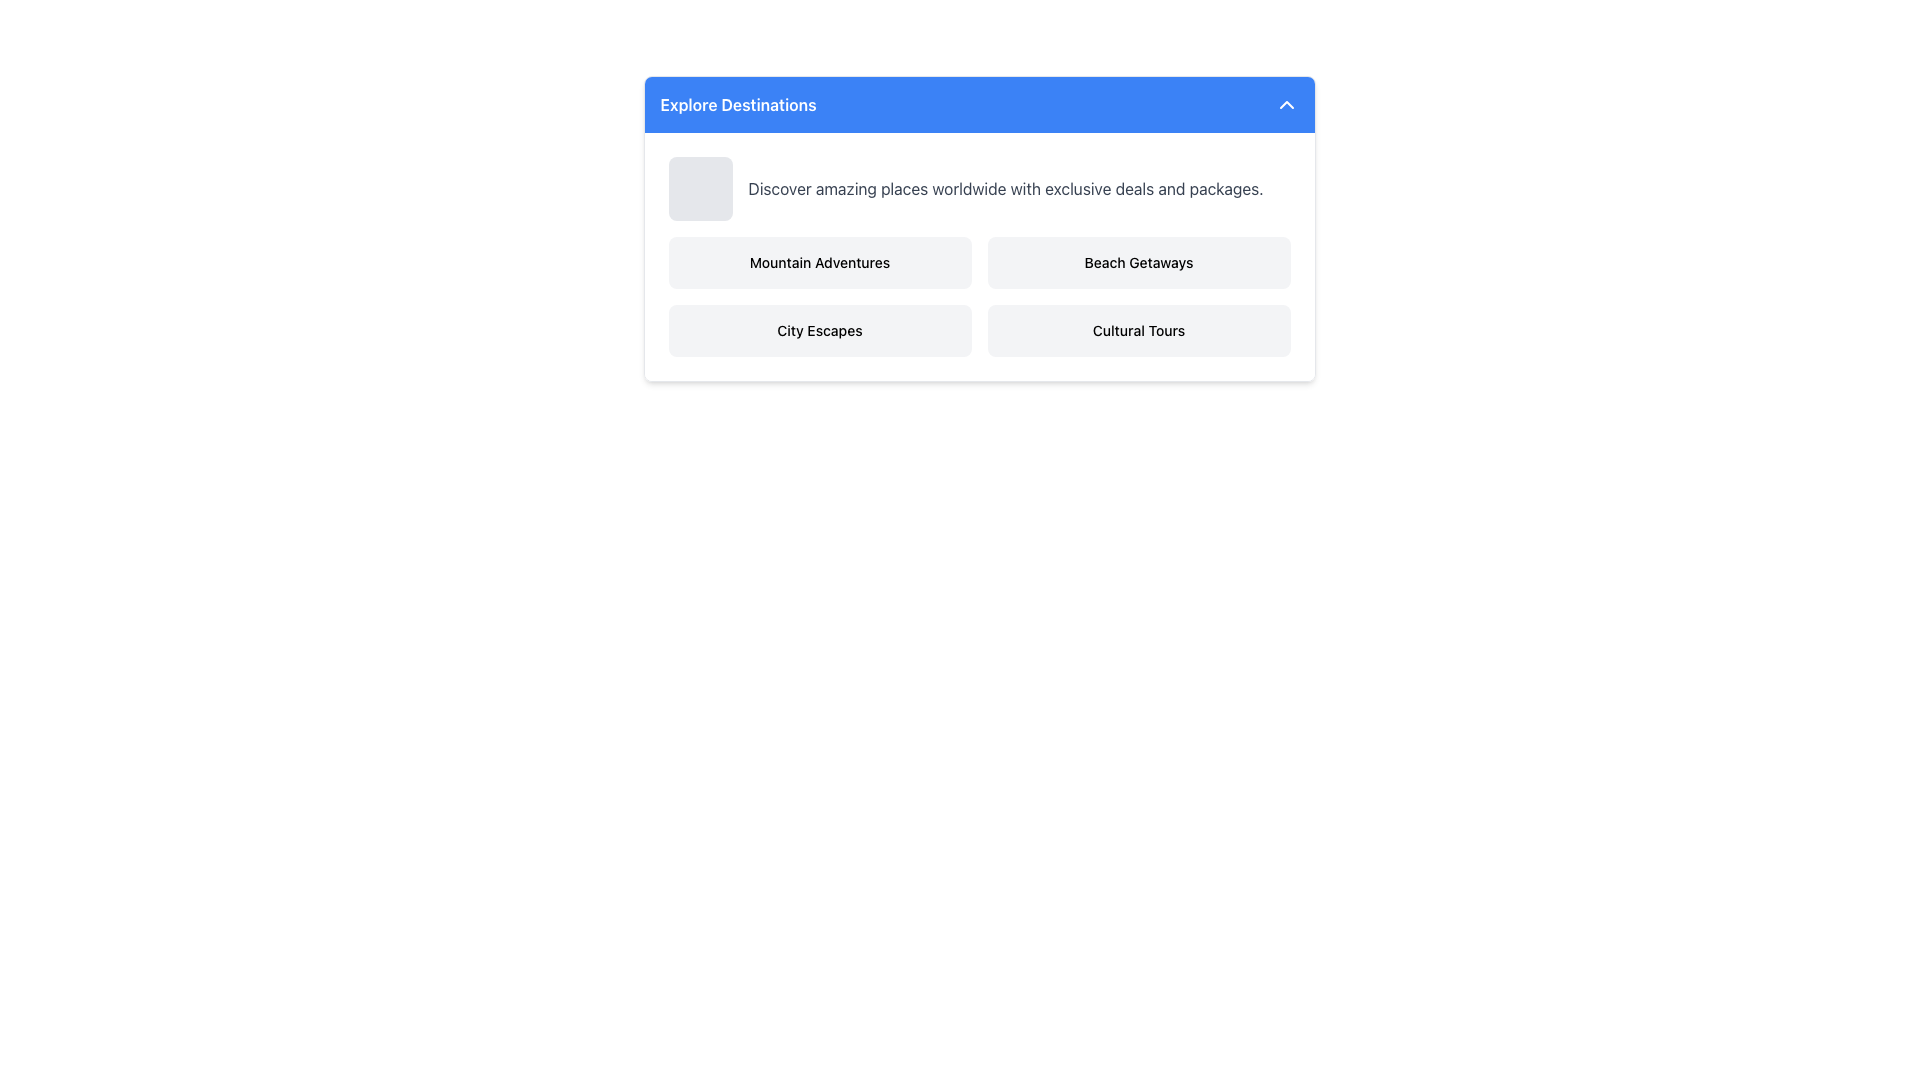 The image size is (1920, 1080). Describe the element at coordinates (1138, 261) in the screenshot. I see `the 'Beach Getaways' text label inside the light gray rounded rectangle button` at that location.